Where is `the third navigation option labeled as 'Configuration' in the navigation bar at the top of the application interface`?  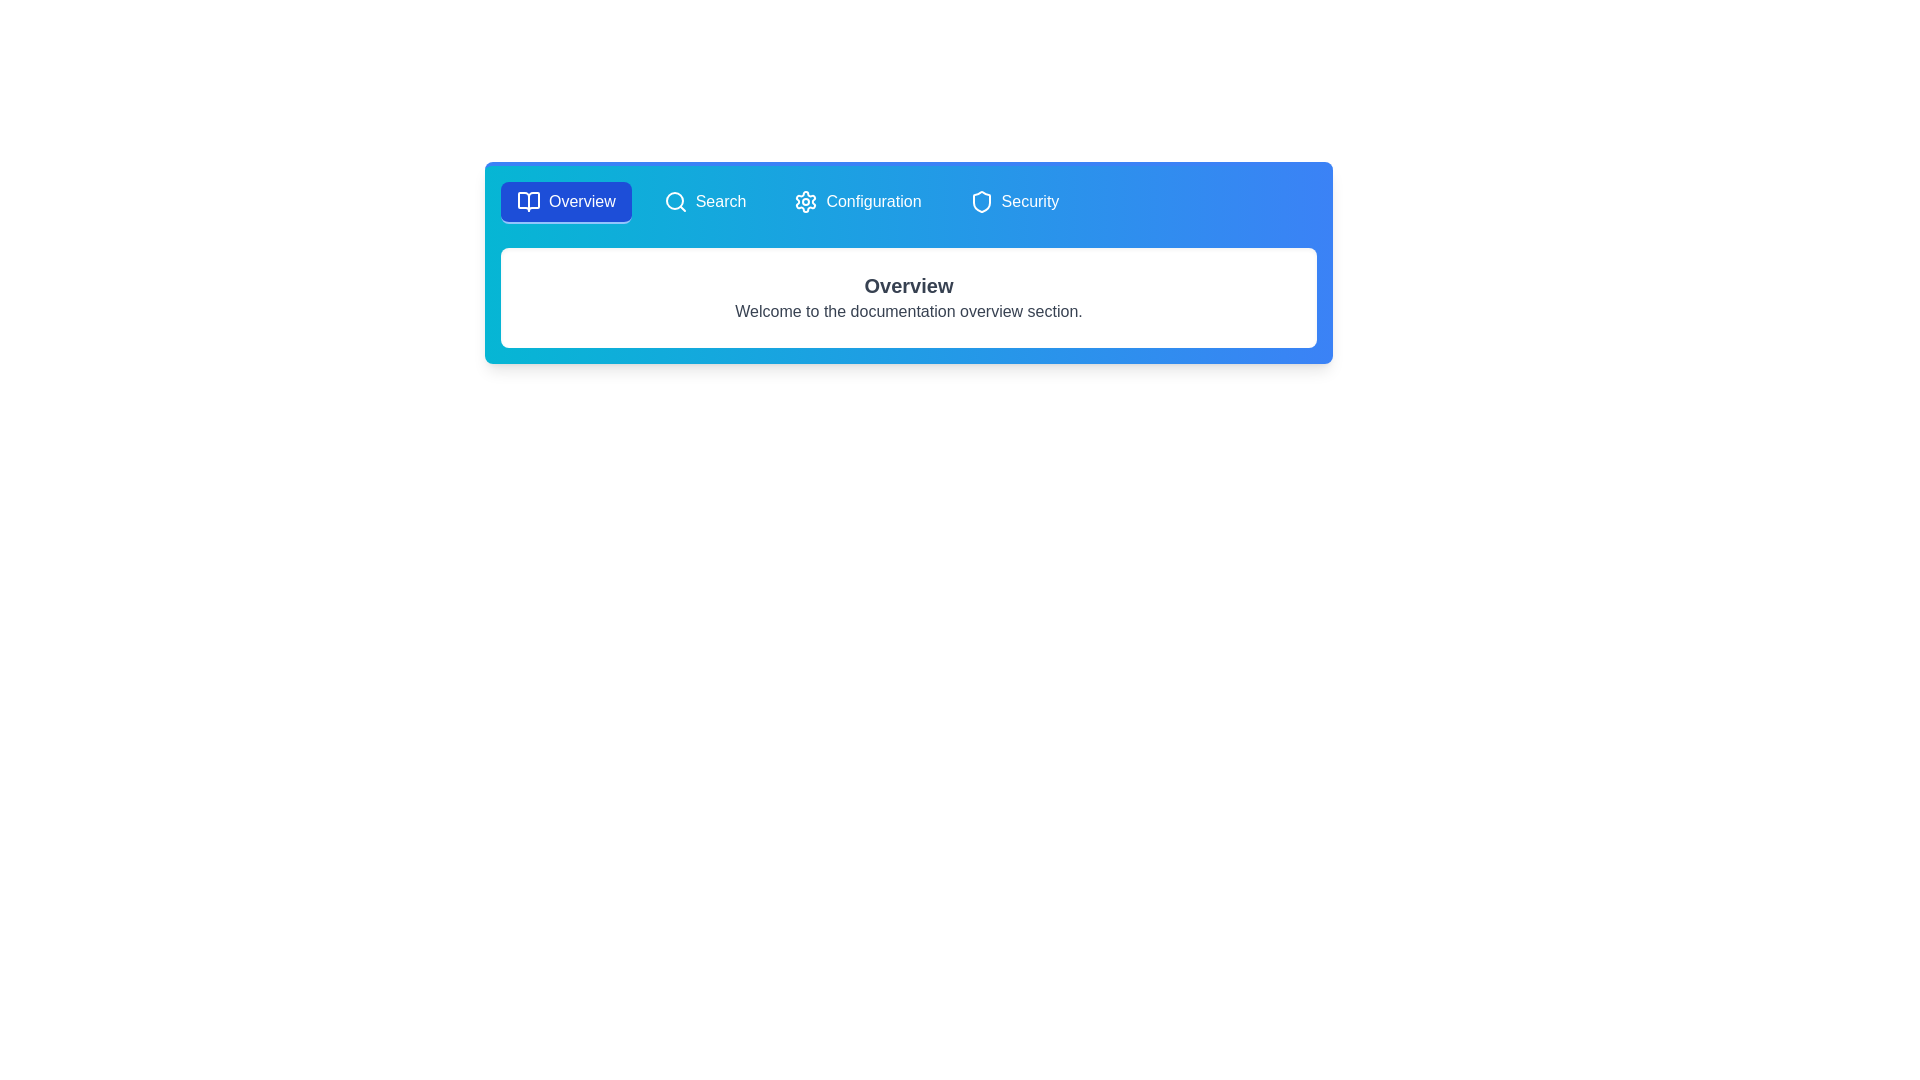
the third navigation option labeled as 'Configuration' in the navigation bar at the top of the application interface is located at coordinates (873, 201).